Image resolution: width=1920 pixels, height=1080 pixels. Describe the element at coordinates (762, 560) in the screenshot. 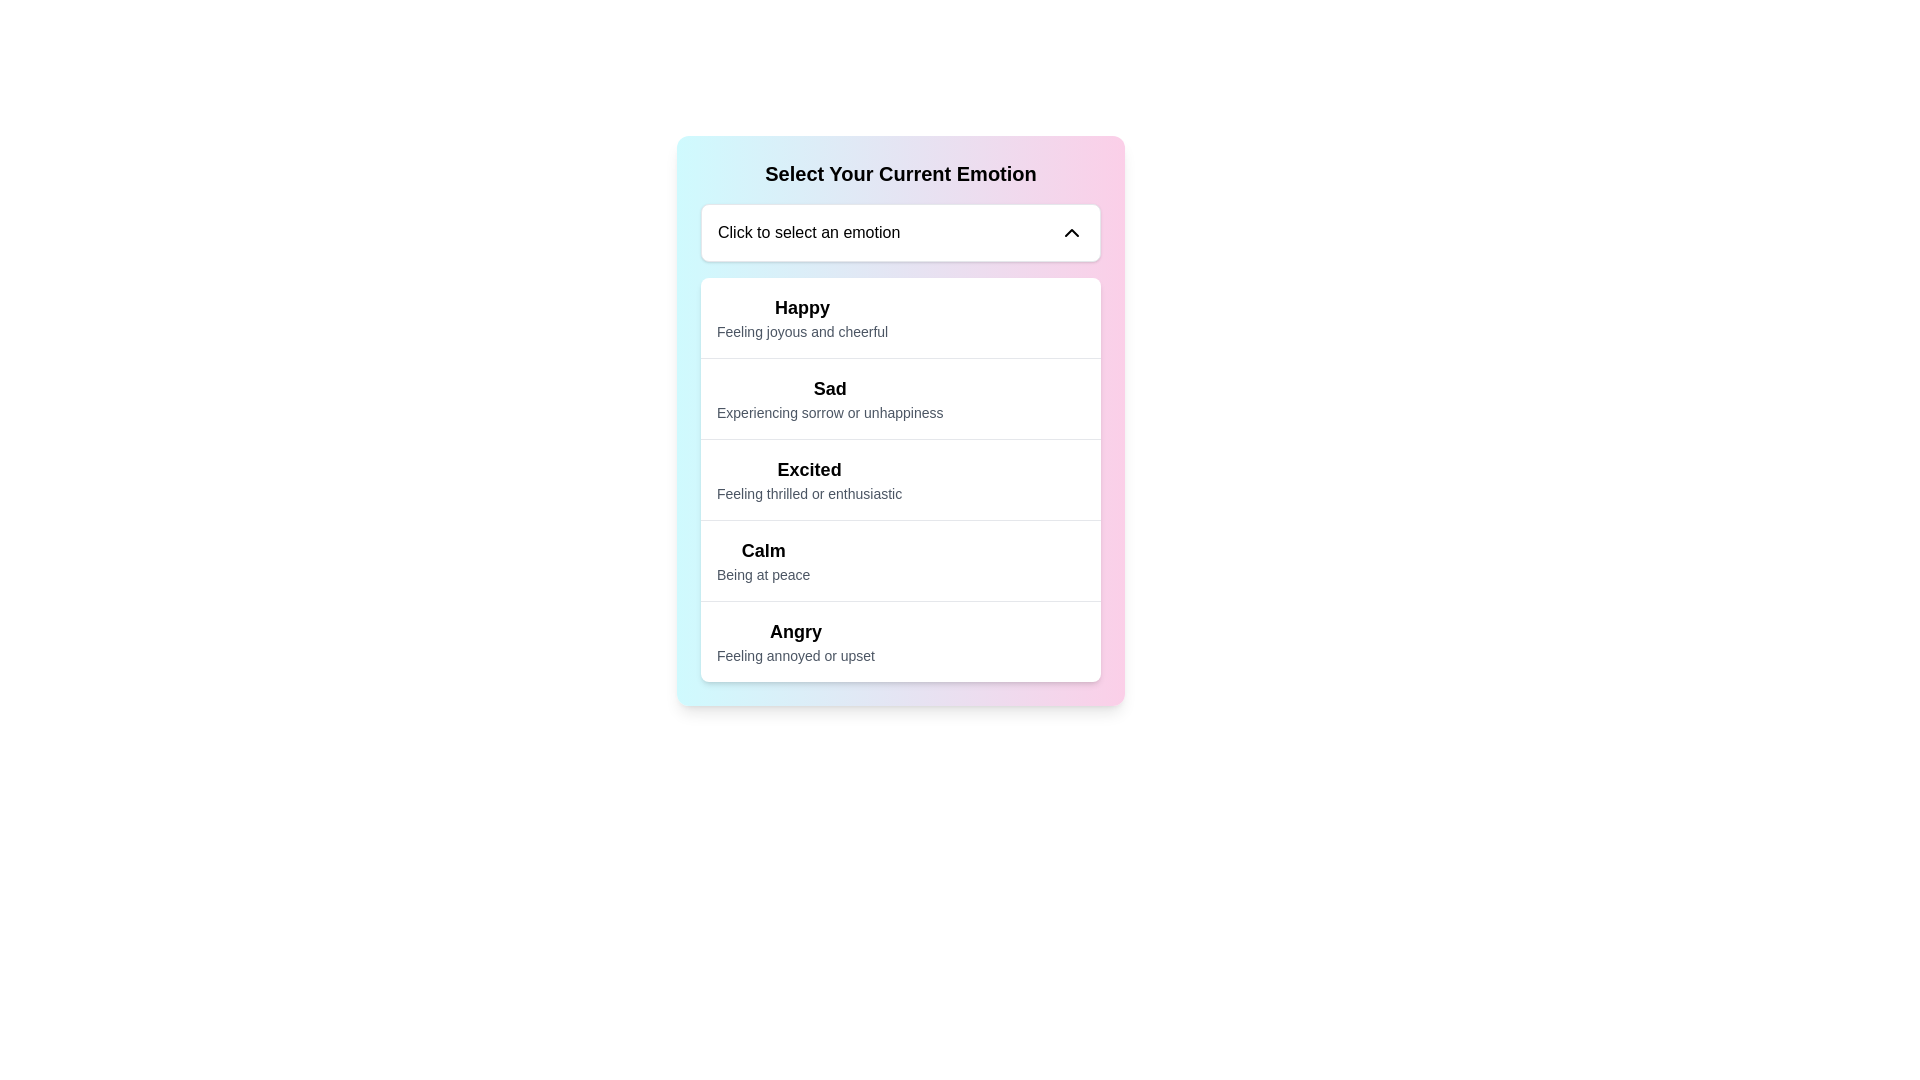

I see `the fourth list item in the drop-down styled interface labeled 'Calm', which contains the text 'Calm' in bold and 'Being at peace' in smaller gray font` at that location.